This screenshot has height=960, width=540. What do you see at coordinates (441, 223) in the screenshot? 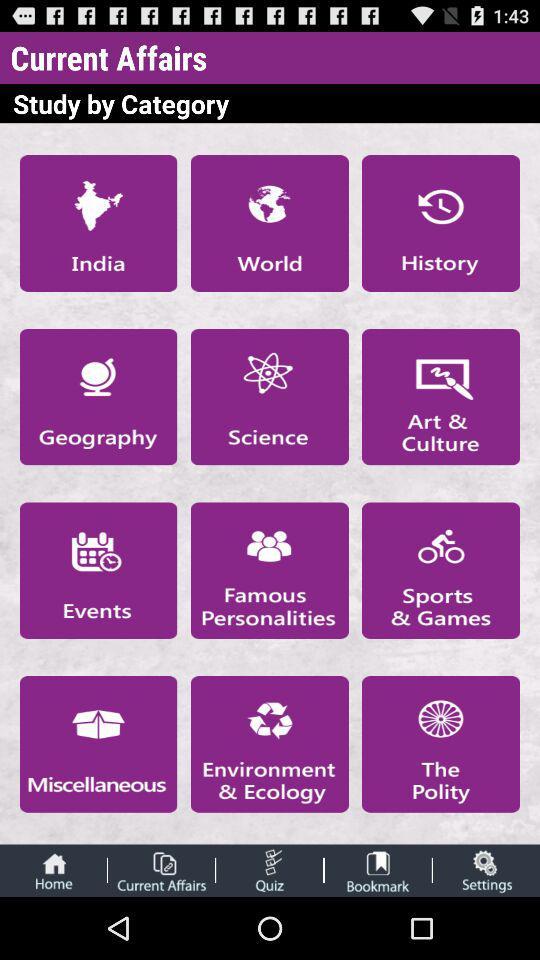
I see `history category` at bounding box center [441, 223].